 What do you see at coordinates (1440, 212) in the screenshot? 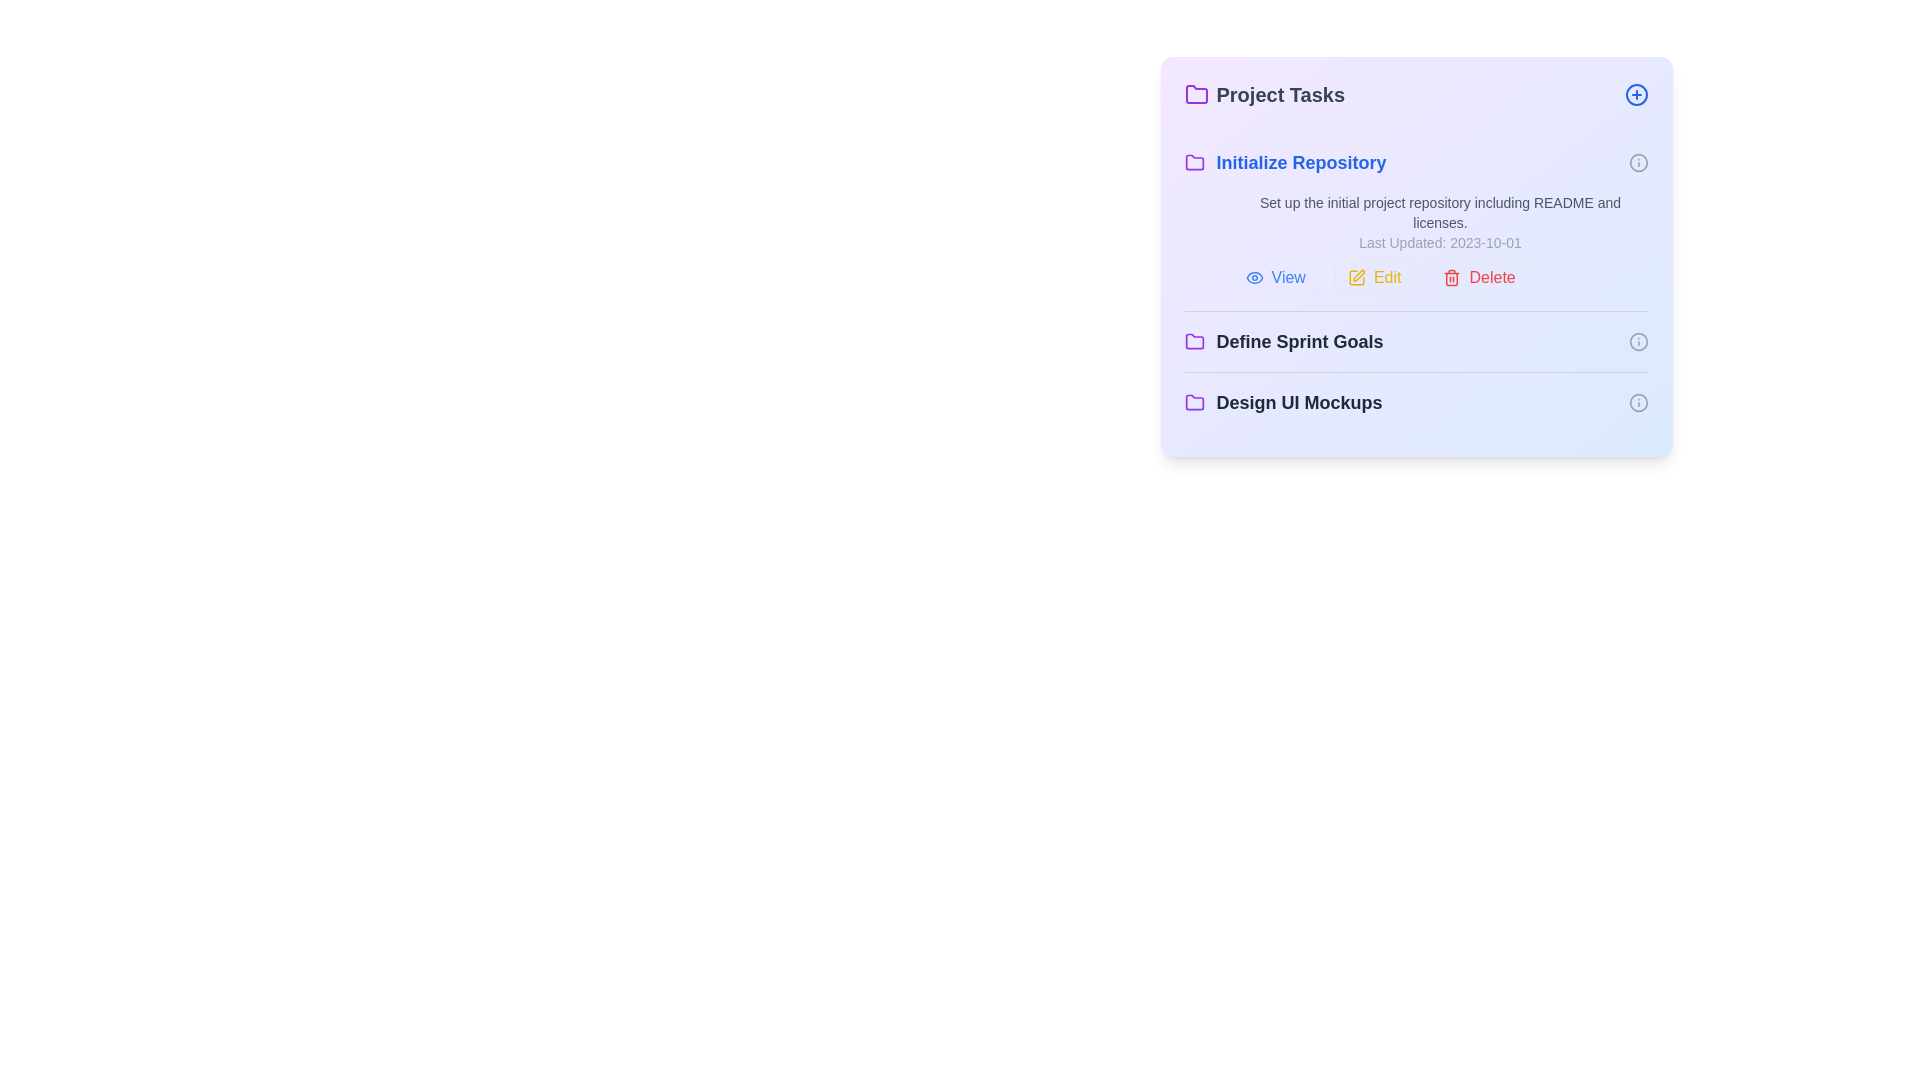
I see `the descriptive text that provides details about initializing a project repository, located below the 'Initialize Repository' text in the 'Project Tasks' panel` at bounding box center [1440, 212].